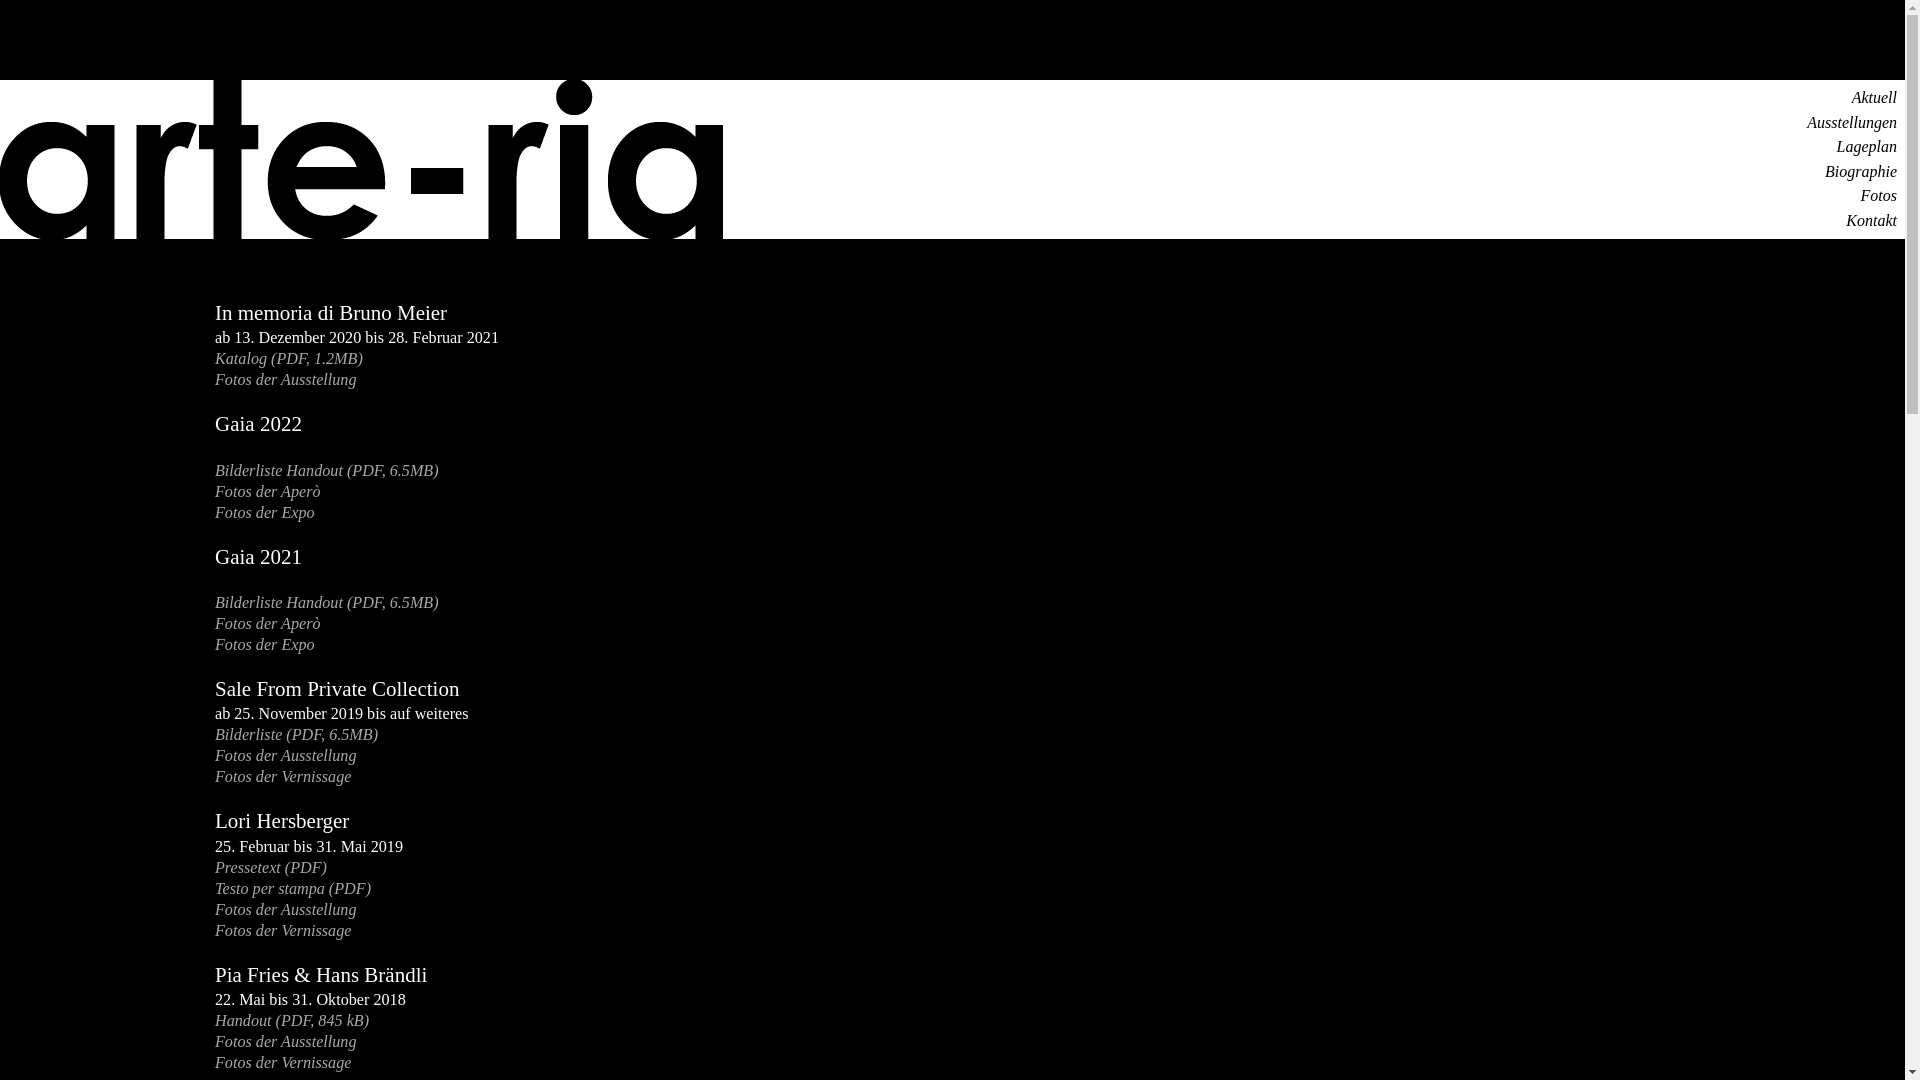  What do you see at coordinates (215, 866) in the screenshot?
I see `'Pressetext (PDF)'` at bounding box center [215, 866].